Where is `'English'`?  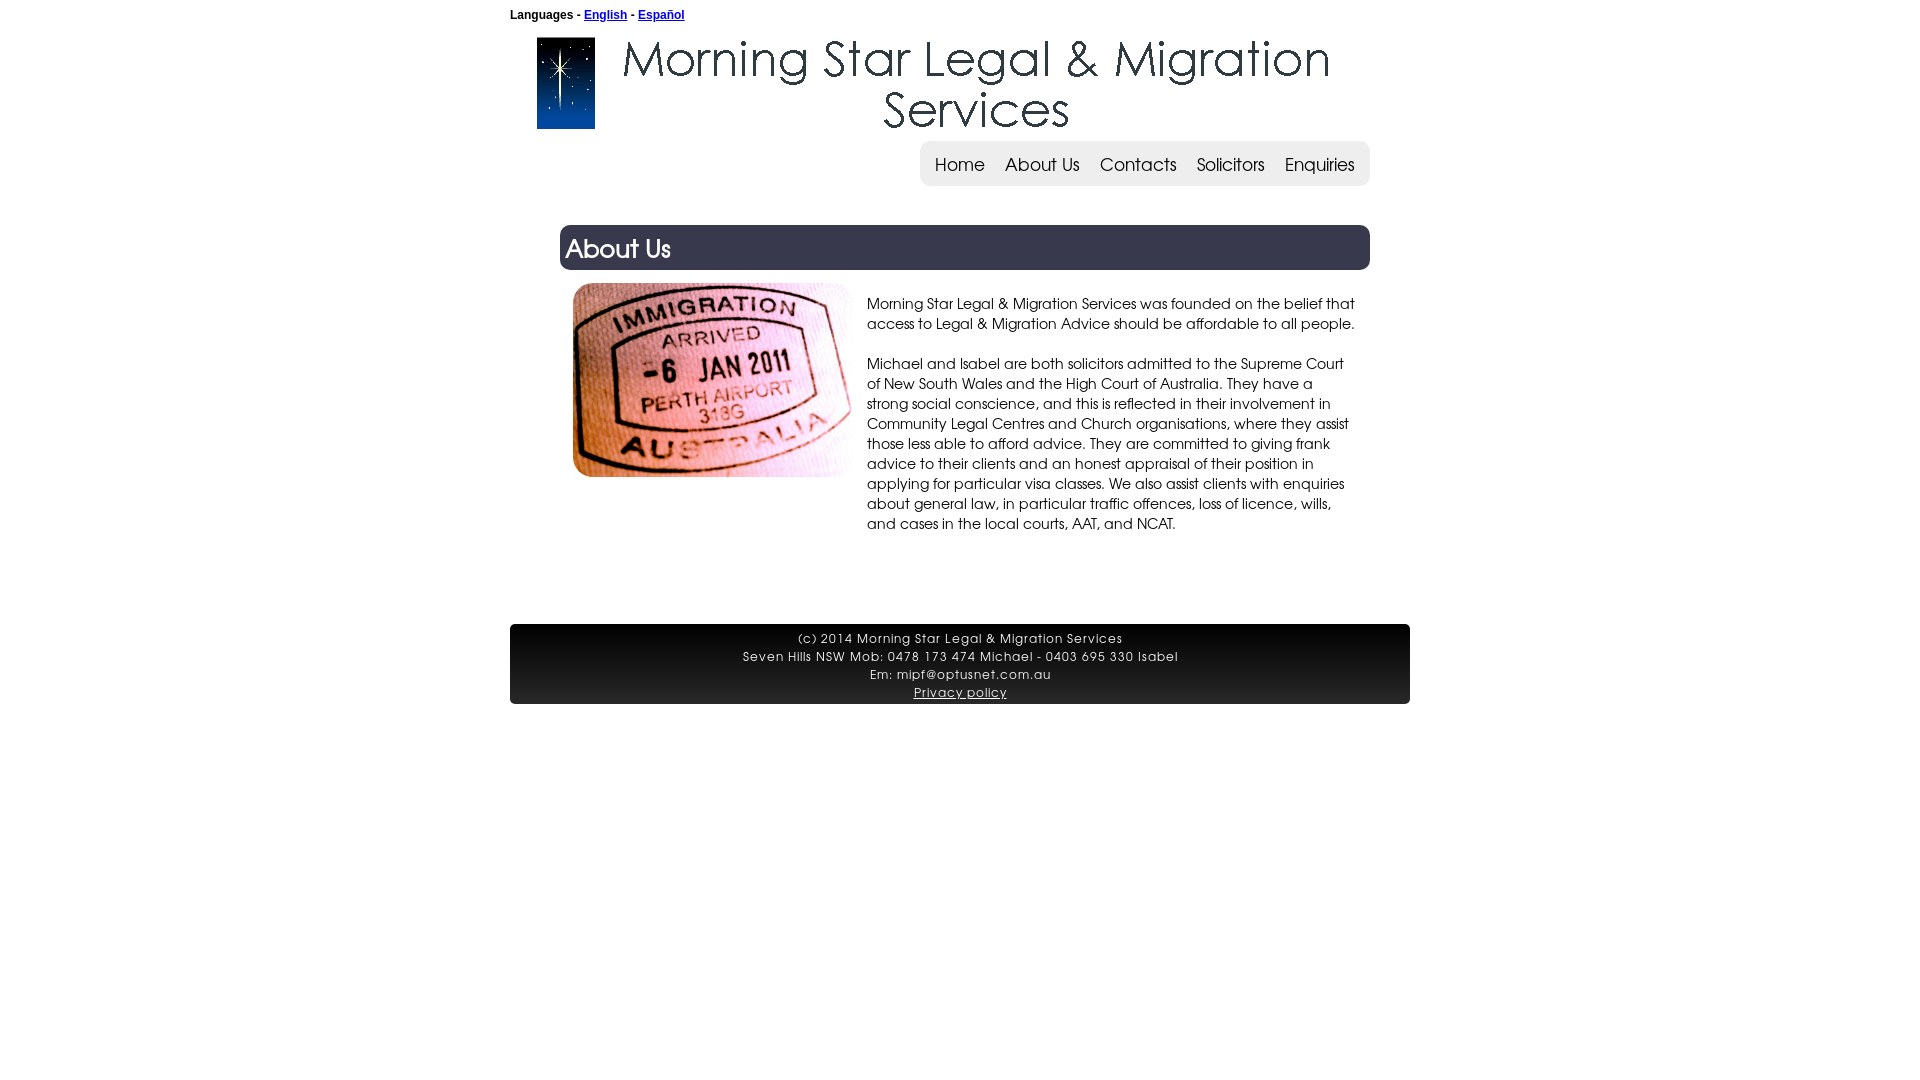
'English' is located at coordinates (604, 15).